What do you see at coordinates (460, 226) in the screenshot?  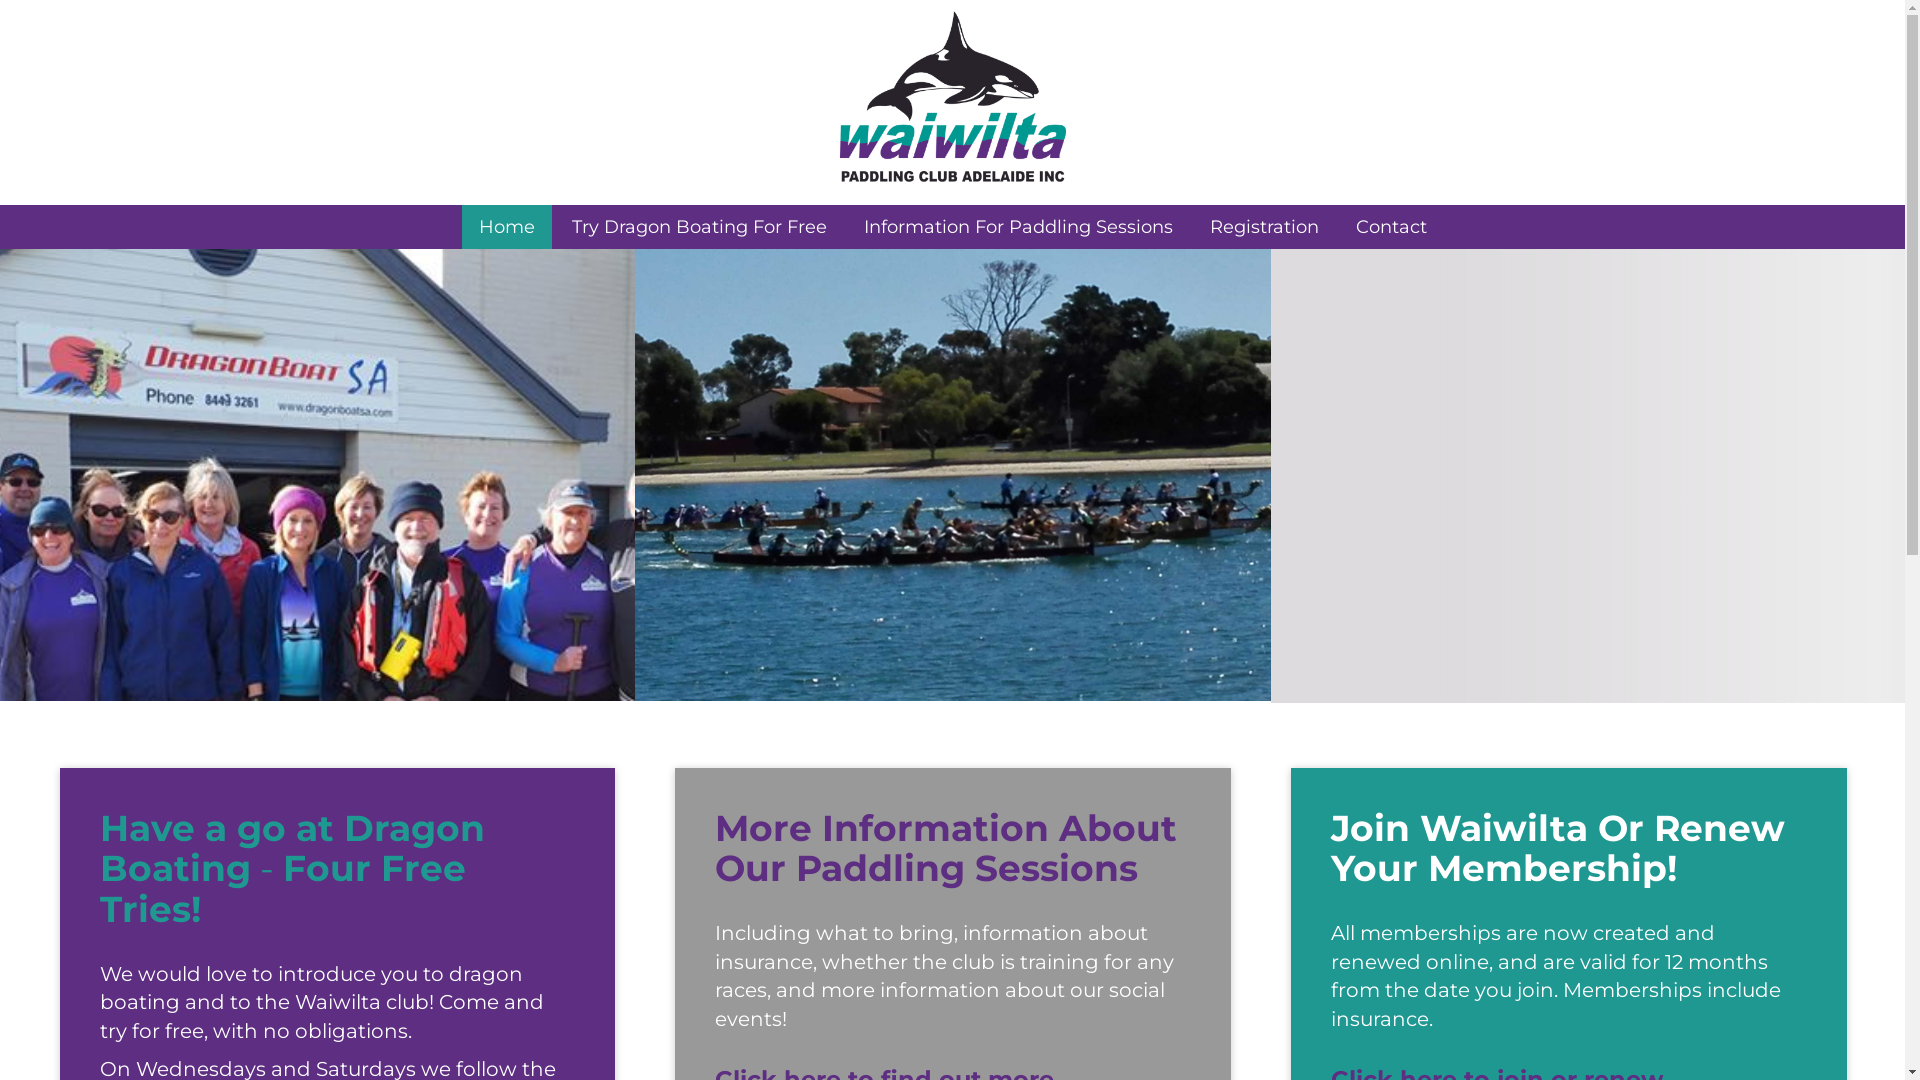 I see `'Home'` at bounding box center [460, 226].